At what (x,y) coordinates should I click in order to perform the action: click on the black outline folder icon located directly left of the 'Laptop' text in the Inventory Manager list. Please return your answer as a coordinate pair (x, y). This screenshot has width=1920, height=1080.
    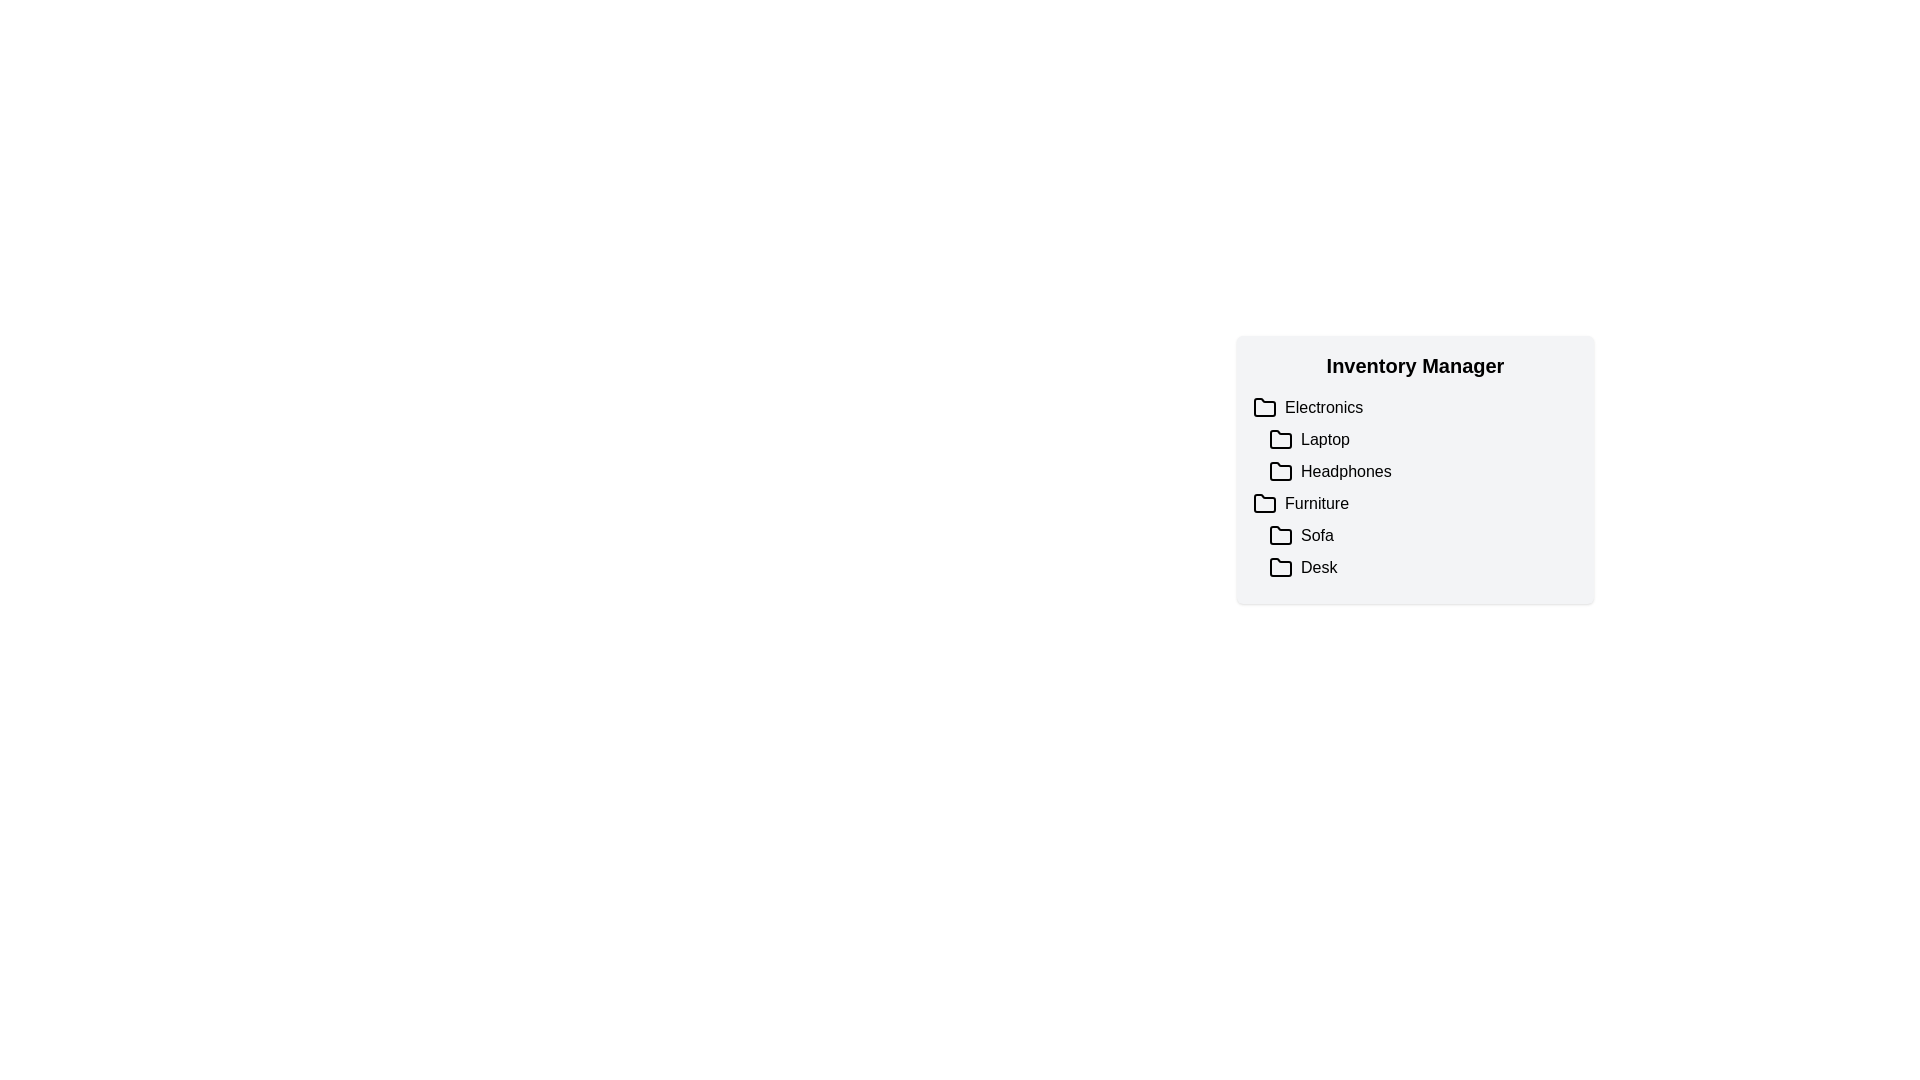
    Looking at the image, I should click on (1281, 438).